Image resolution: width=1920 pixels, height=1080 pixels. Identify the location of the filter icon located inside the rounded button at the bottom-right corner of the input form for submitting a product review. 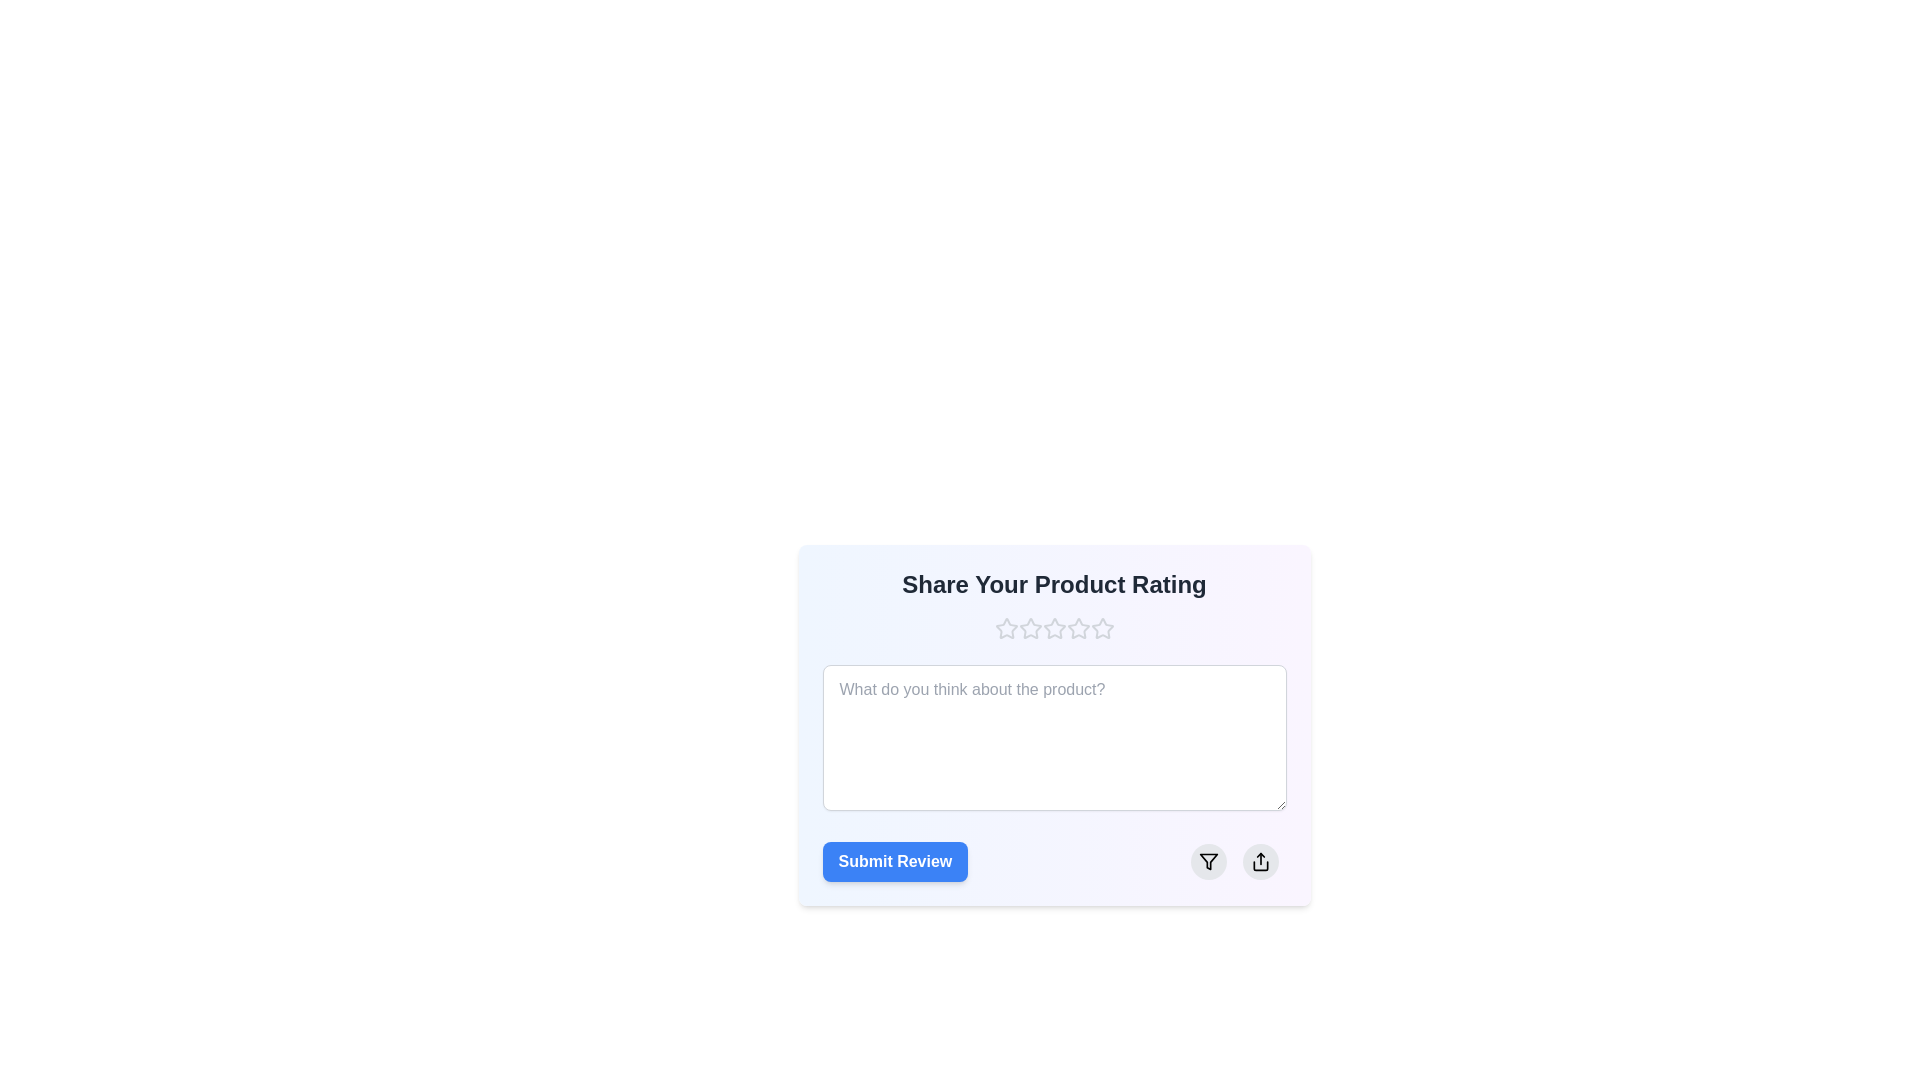
(1207, 860).